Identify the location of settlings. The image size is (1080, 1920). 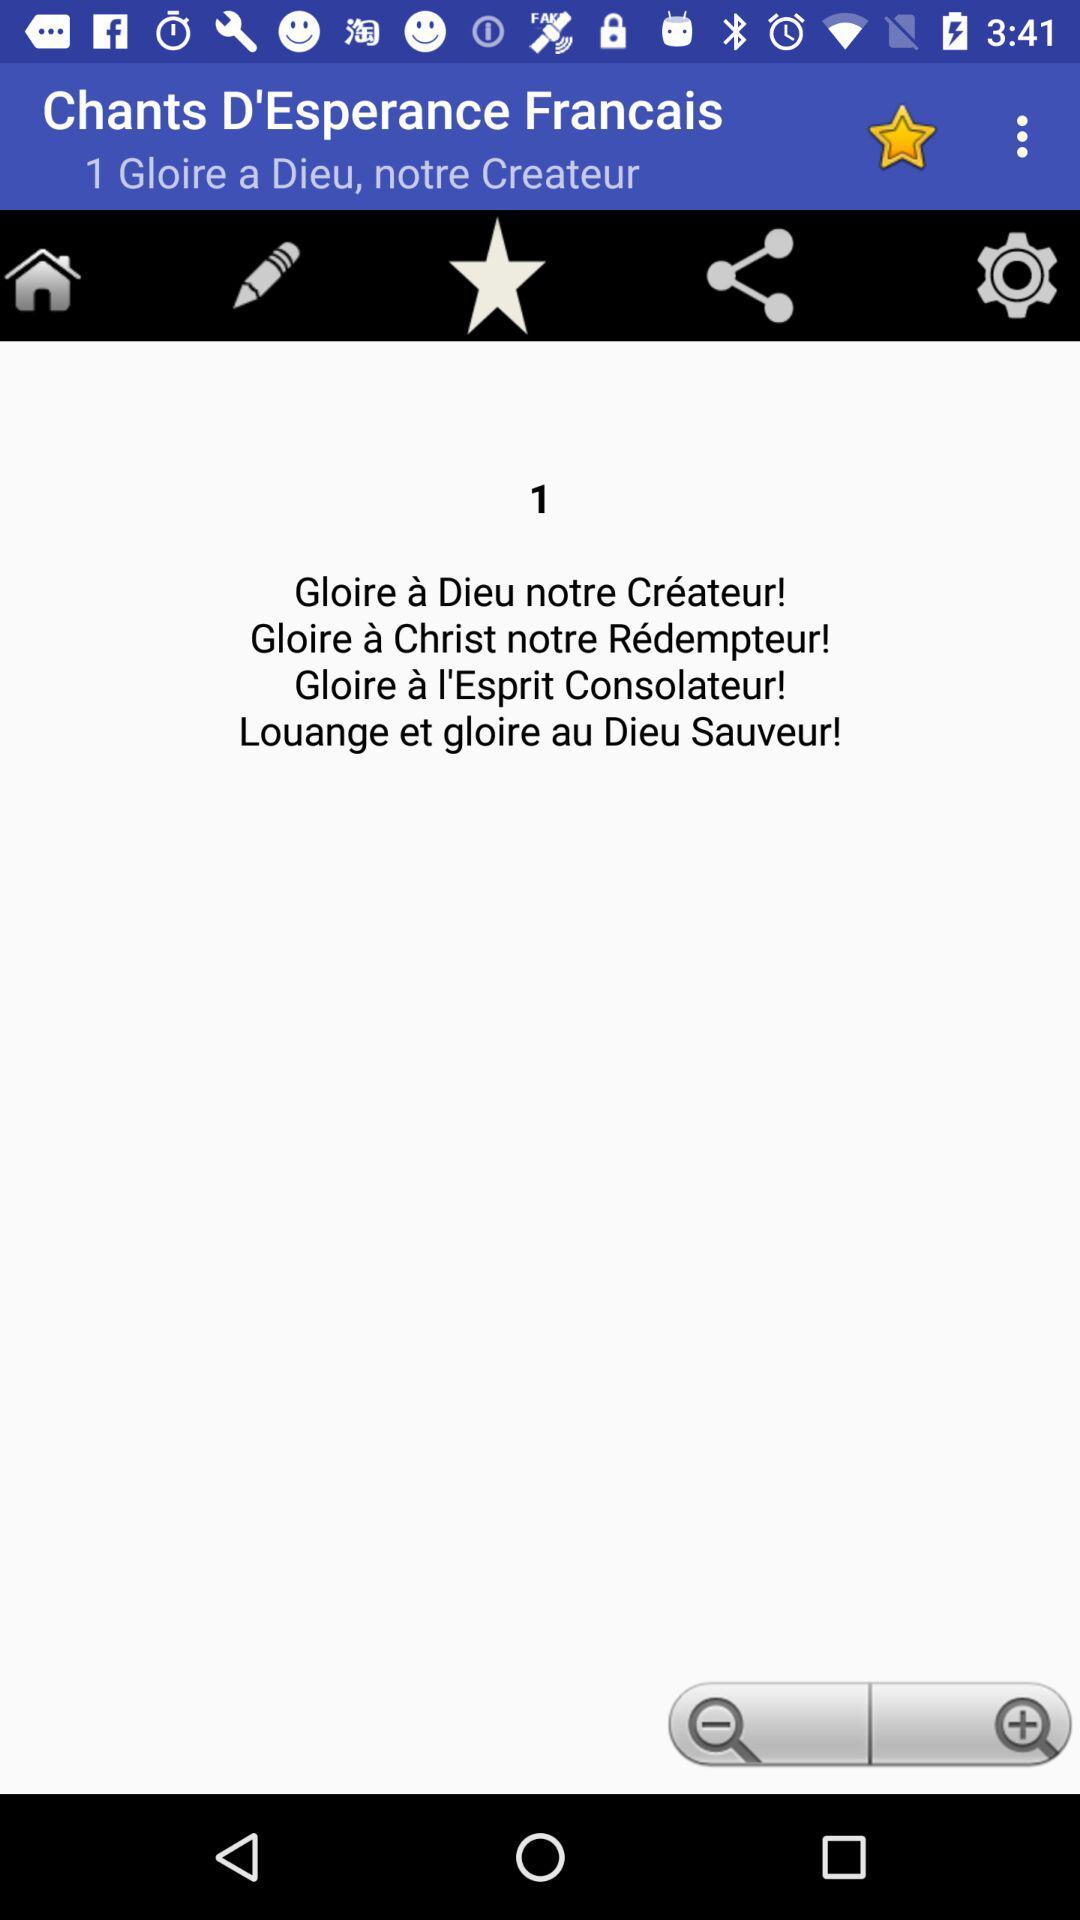
(1017, 274).